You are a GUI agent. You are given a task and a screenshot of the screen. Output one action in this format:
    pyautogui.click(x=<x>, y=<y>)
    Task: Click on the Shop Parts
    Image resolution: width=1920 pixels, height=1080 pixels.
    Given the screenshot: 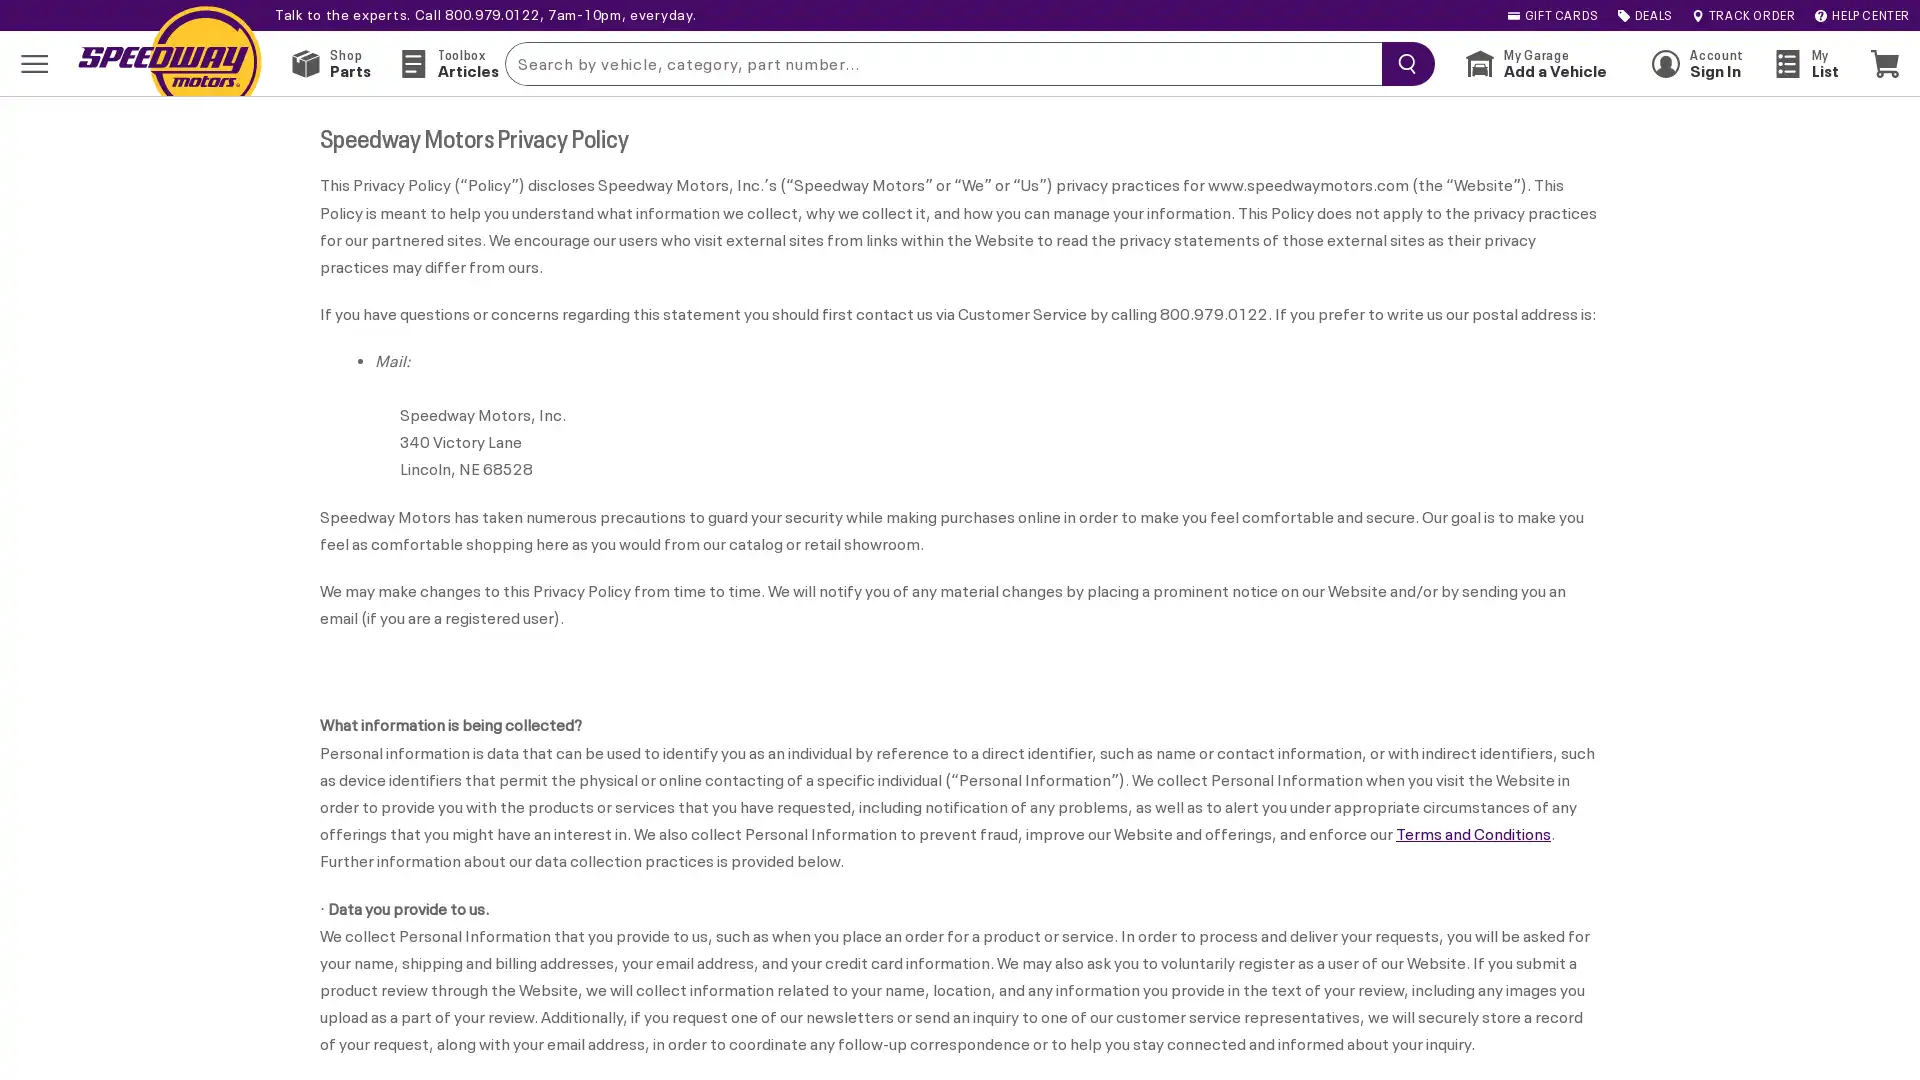 What is the action you would take?
    pyautogui.click(x=331, y=62)
    